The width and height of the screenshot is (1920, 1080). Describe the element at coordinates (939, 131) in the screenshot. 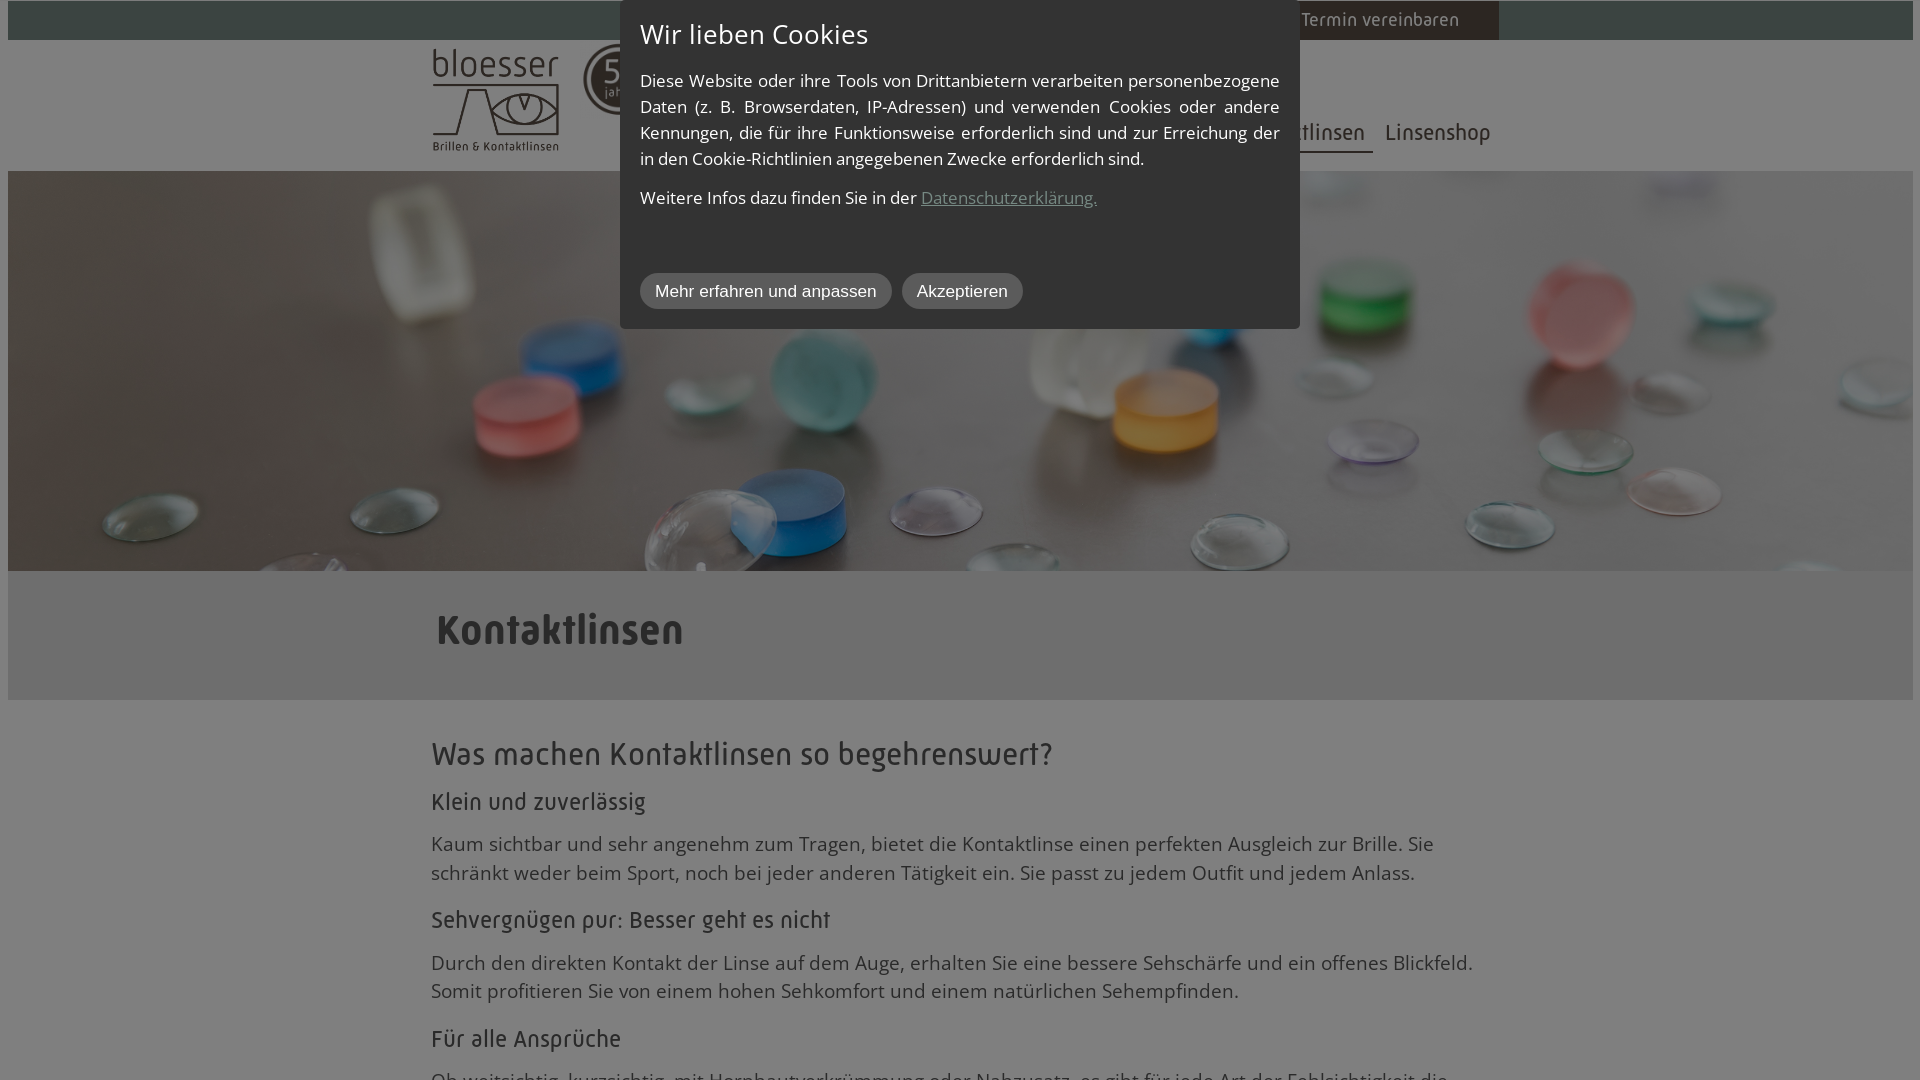

I see `'Bloesser Optik'` at that location.